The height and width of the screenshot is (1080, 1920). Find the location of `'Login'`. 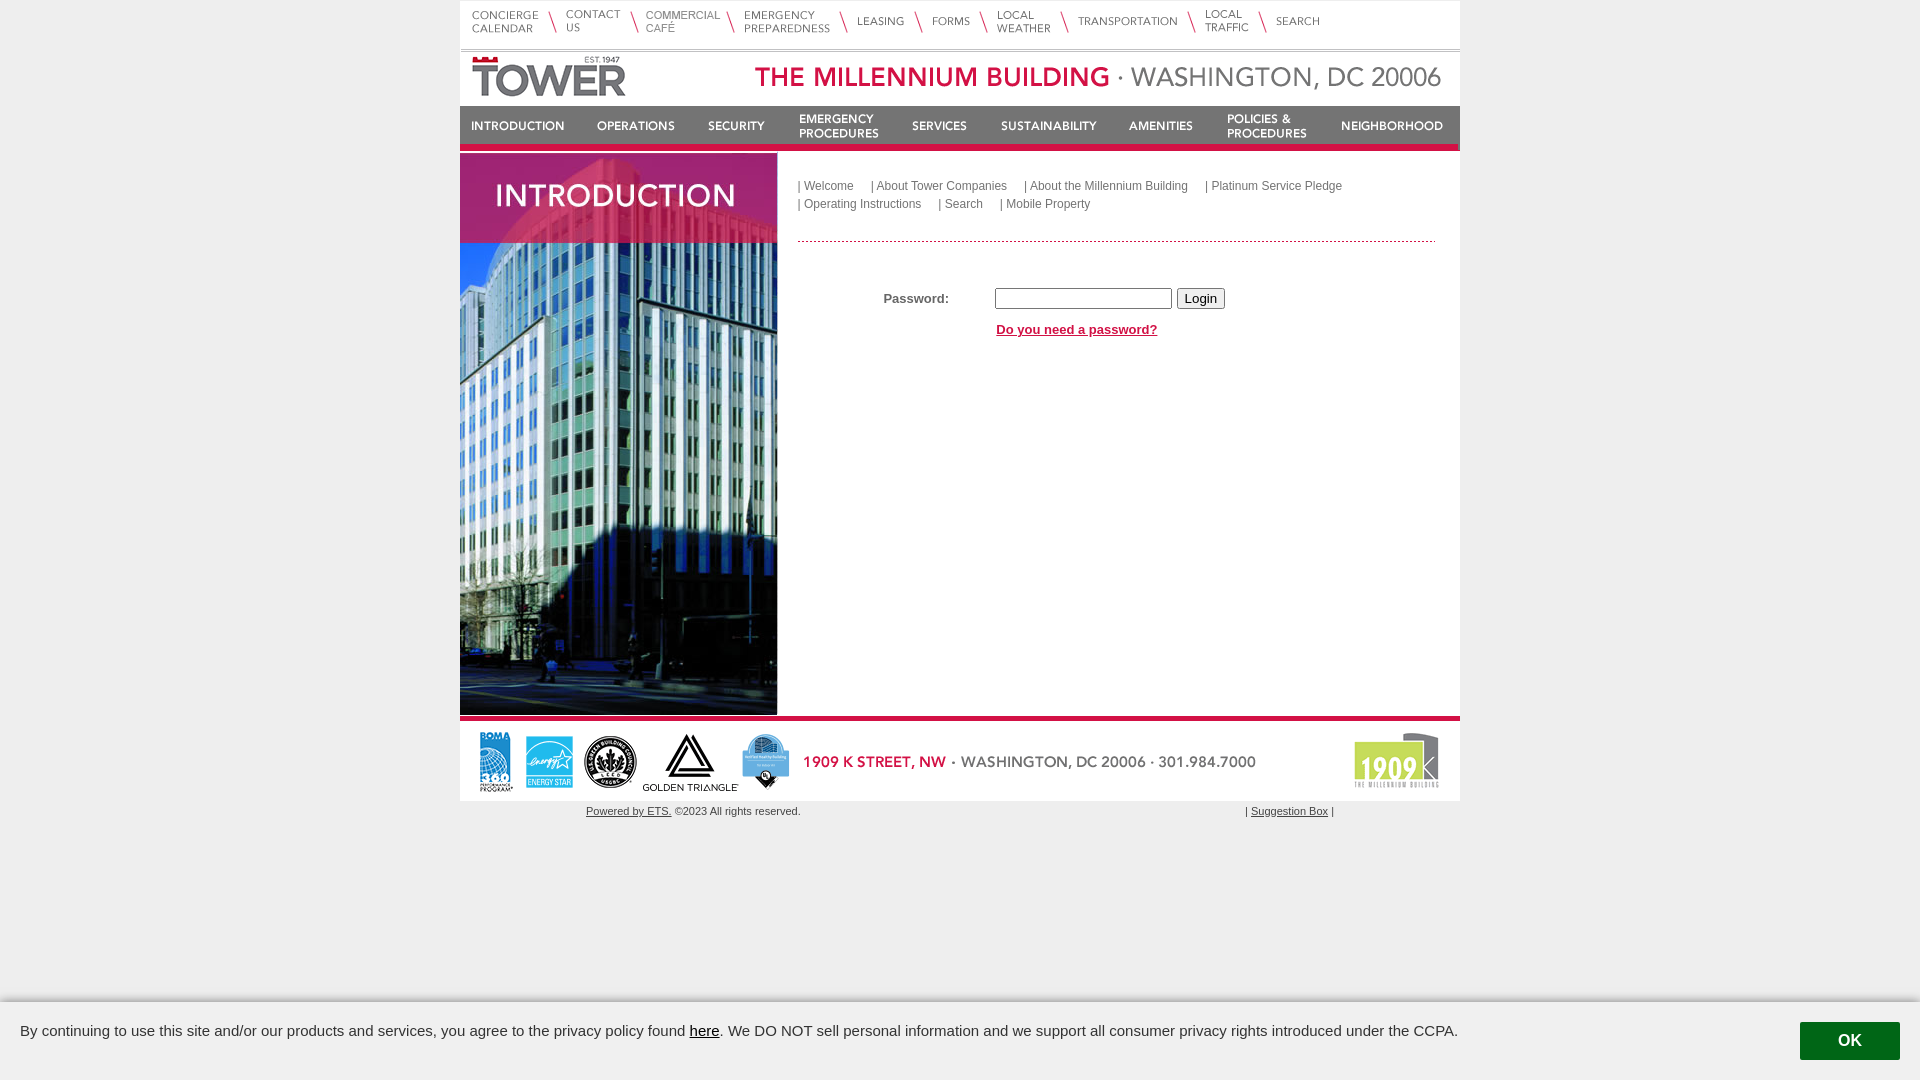

'Login' is located at coordinates (1200, 298).